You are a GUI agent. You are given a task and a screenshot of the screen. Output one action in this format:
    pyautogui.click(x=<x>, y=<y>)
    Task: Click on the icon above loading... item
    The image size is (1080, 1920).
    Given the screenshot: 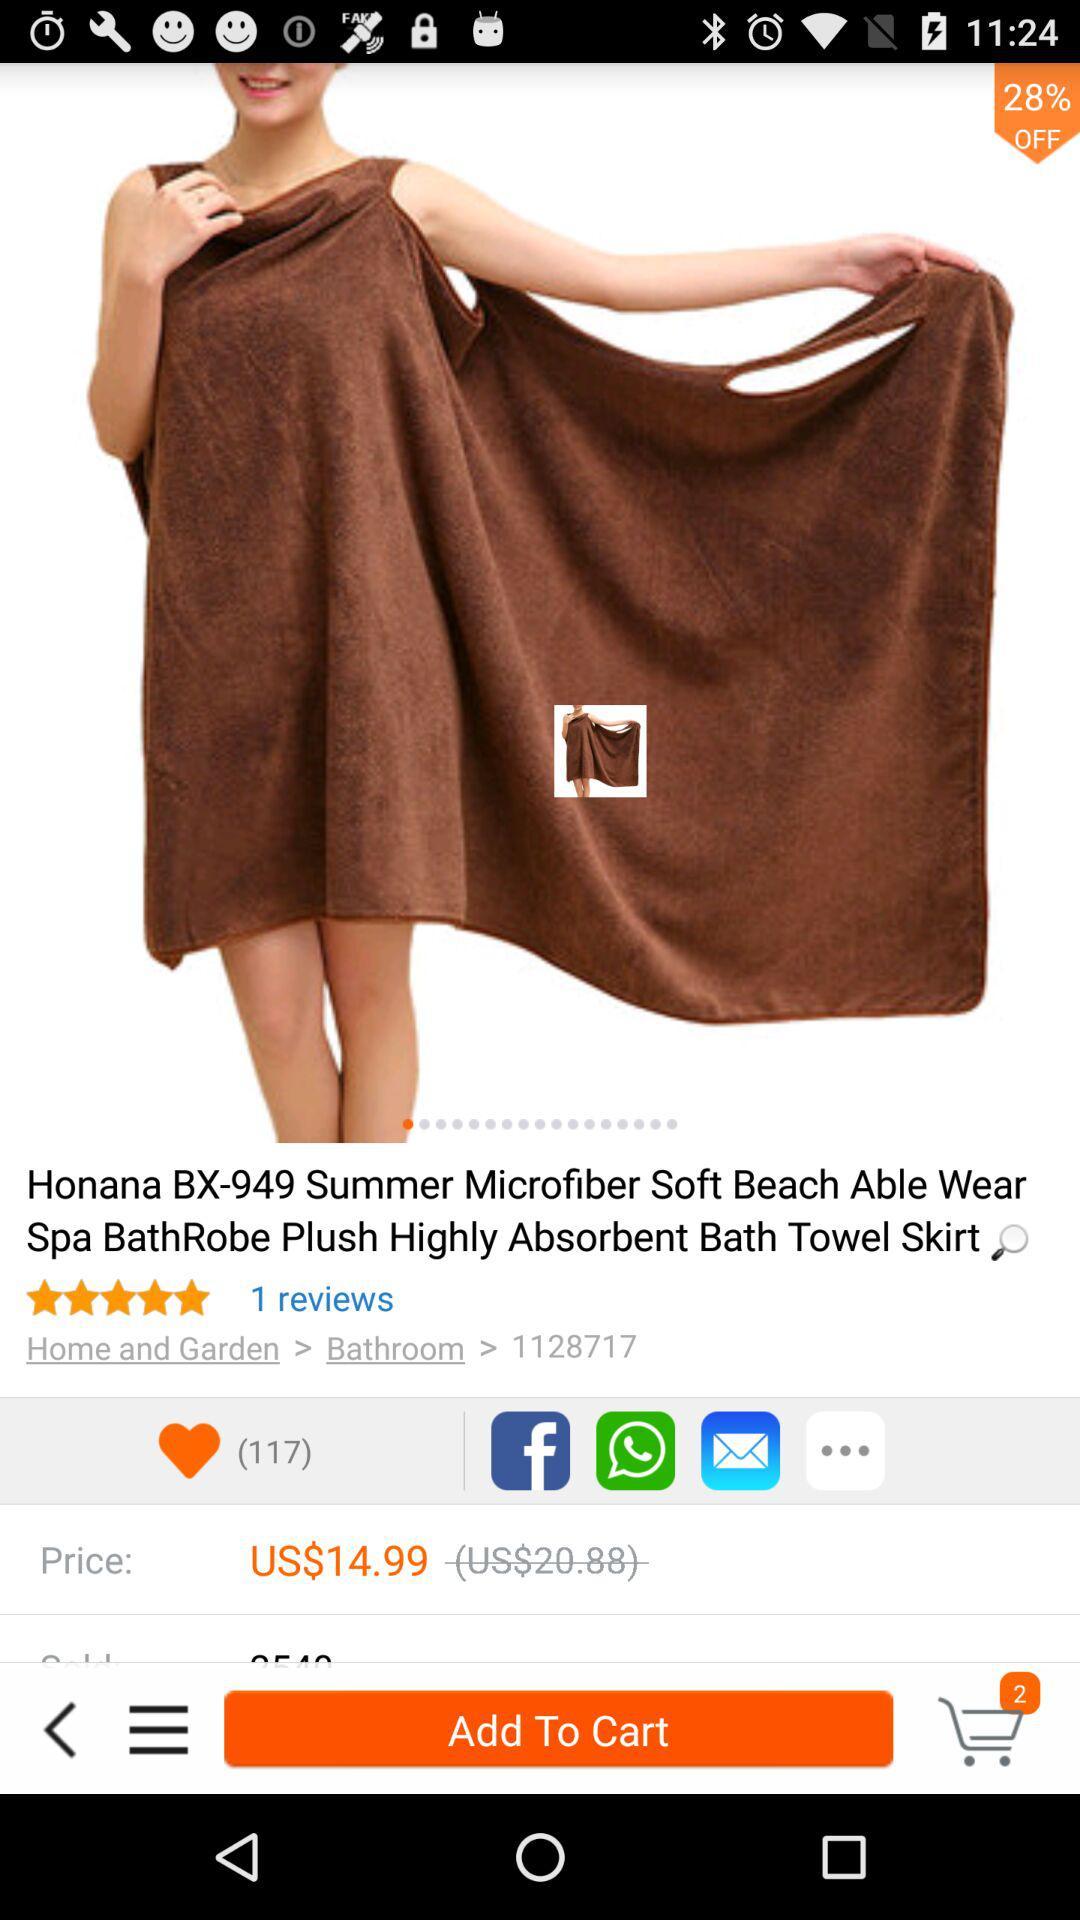 What is the action you would take?
    pyautogui.click(x=439, y=1124)
    